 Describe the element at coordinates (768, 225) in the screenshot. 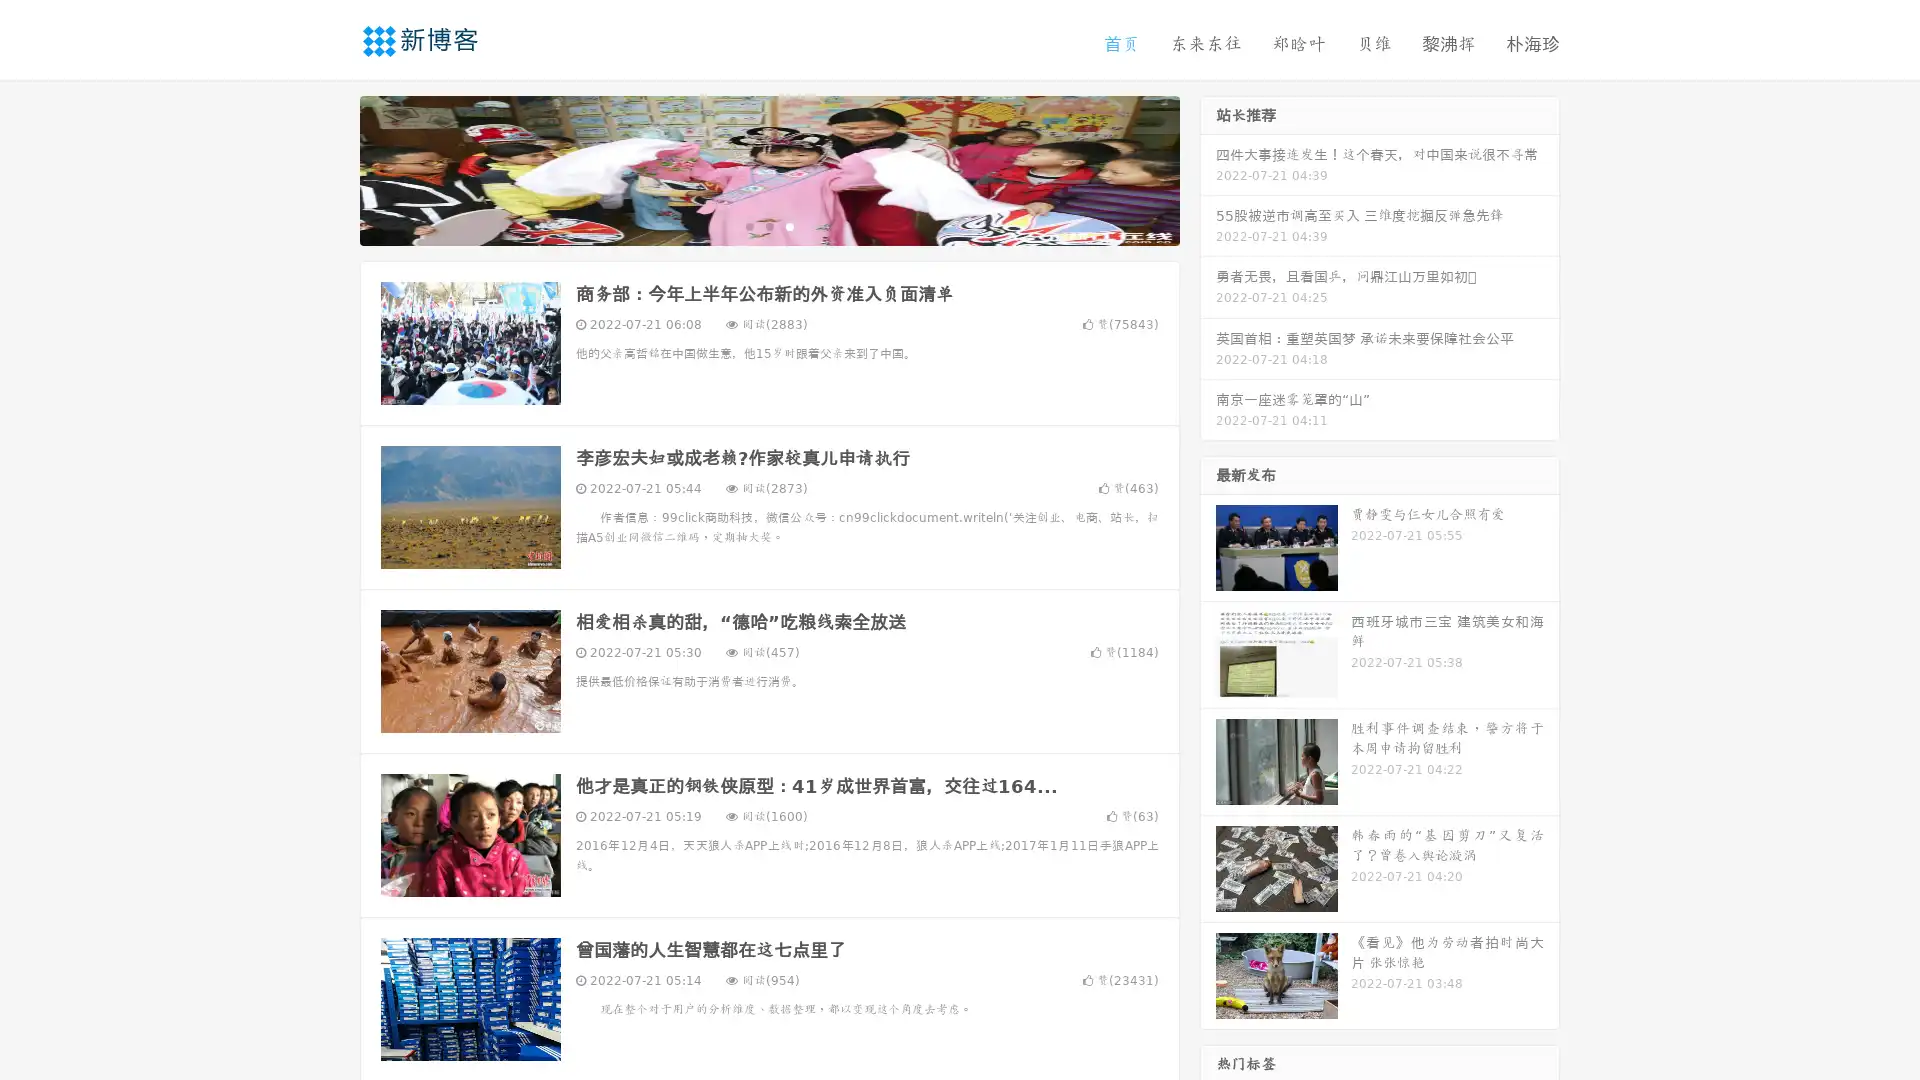

I see `Go to slide 2` at that location.